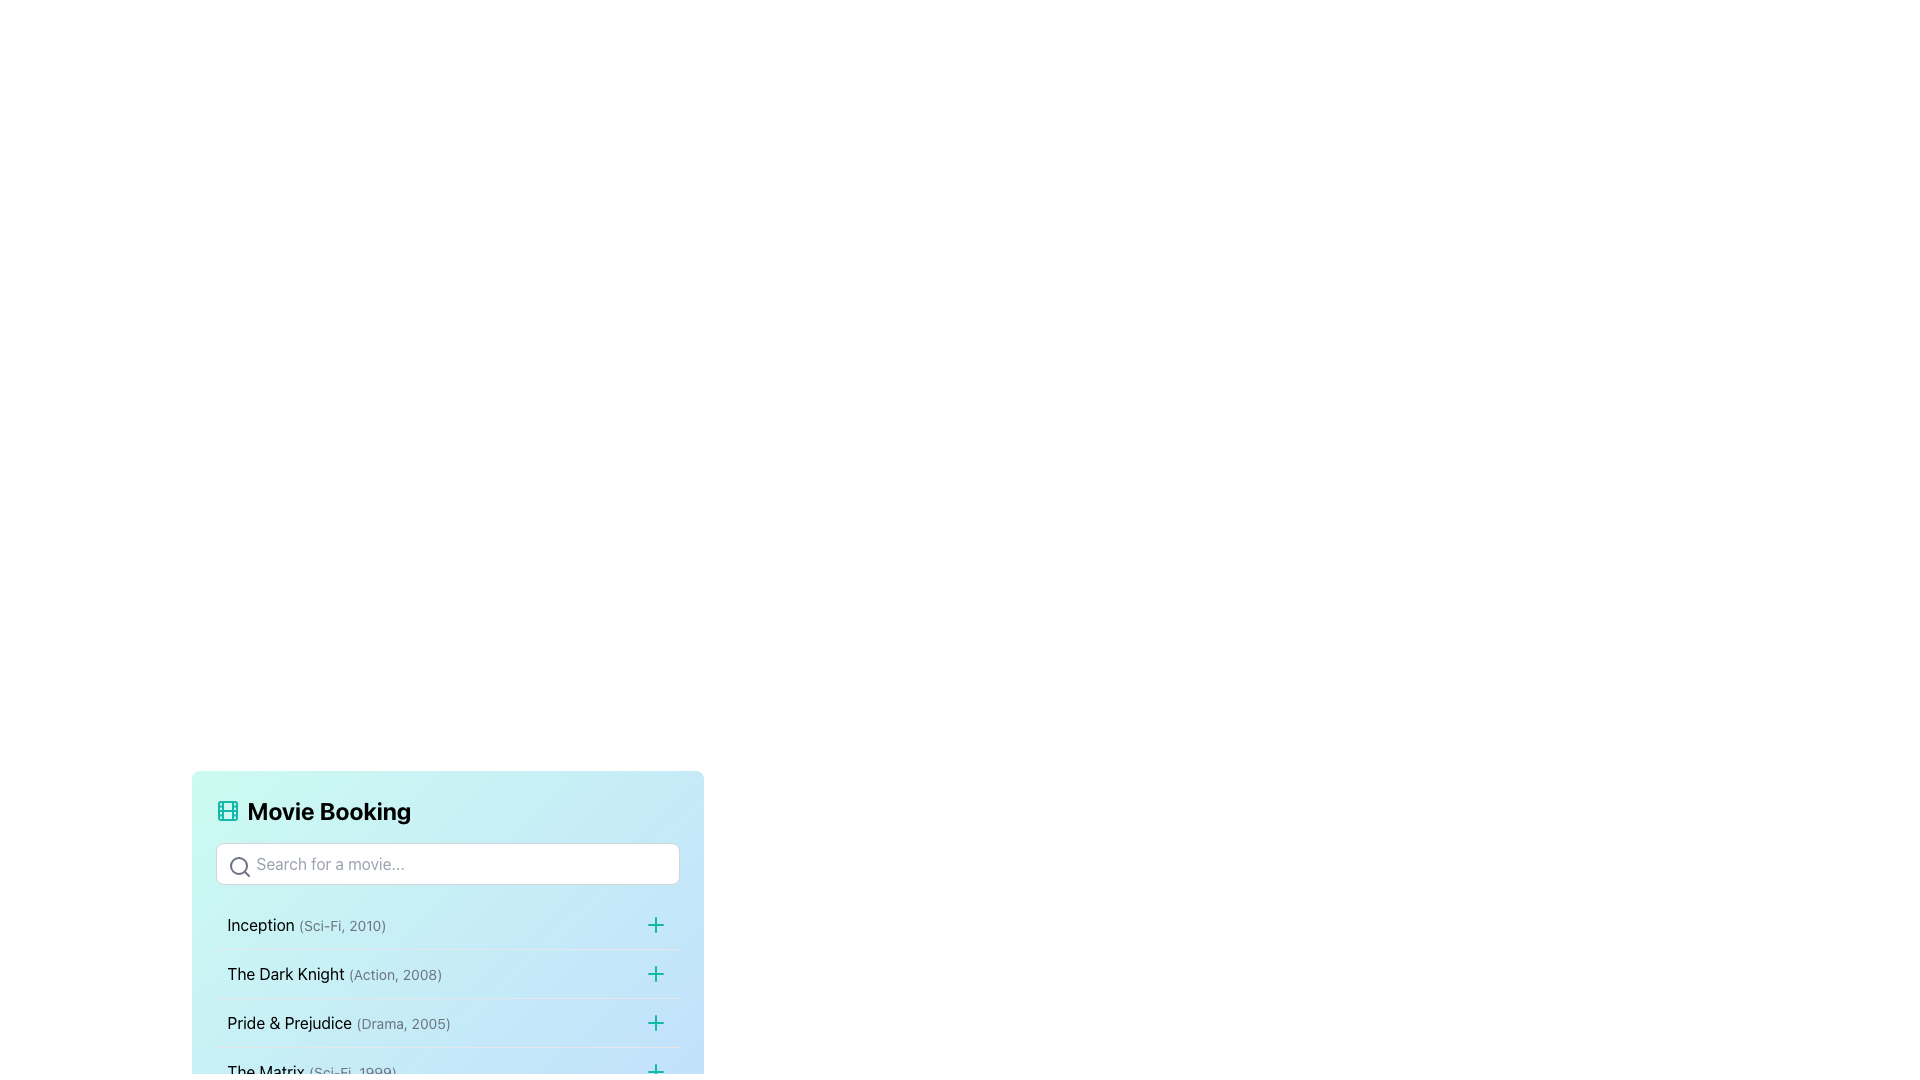  I want to click on the circular button with a teal stroke that forms a plus sign, located at the far right of the row containing 'Pride & Prejudice (Drama, 2005)', so click(655, 1022).